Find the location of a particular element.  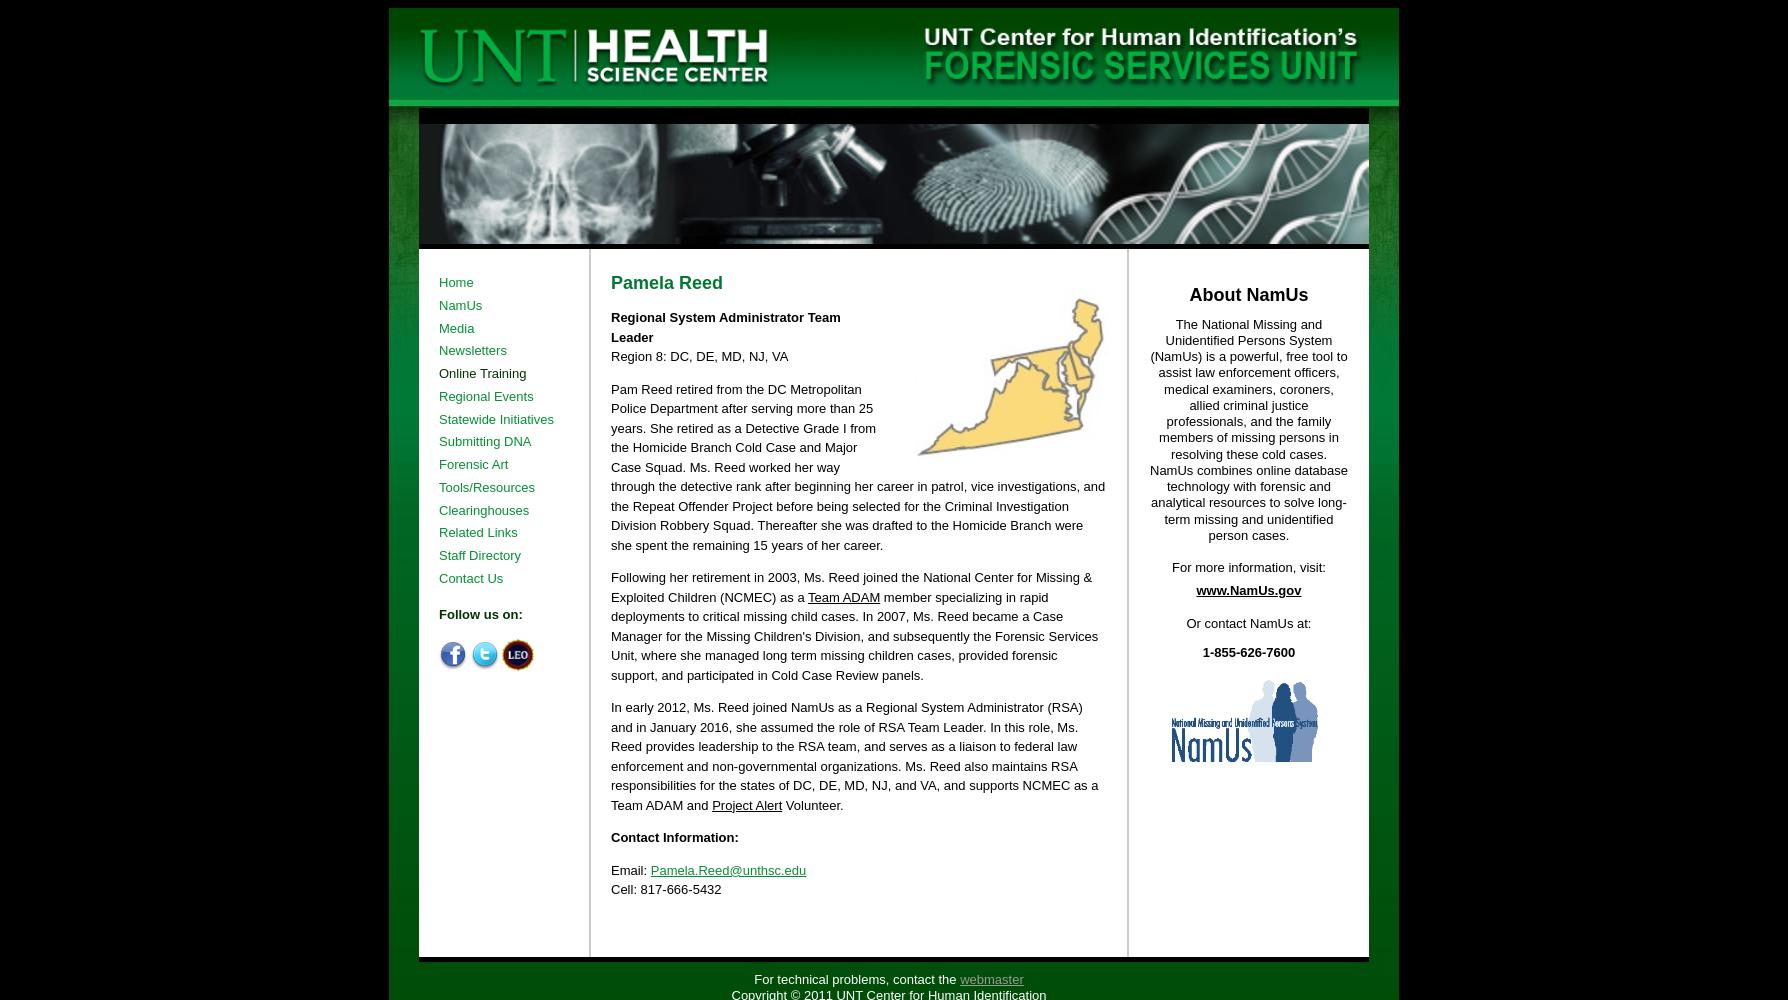

'Home' is located at coordinates (437, 282).